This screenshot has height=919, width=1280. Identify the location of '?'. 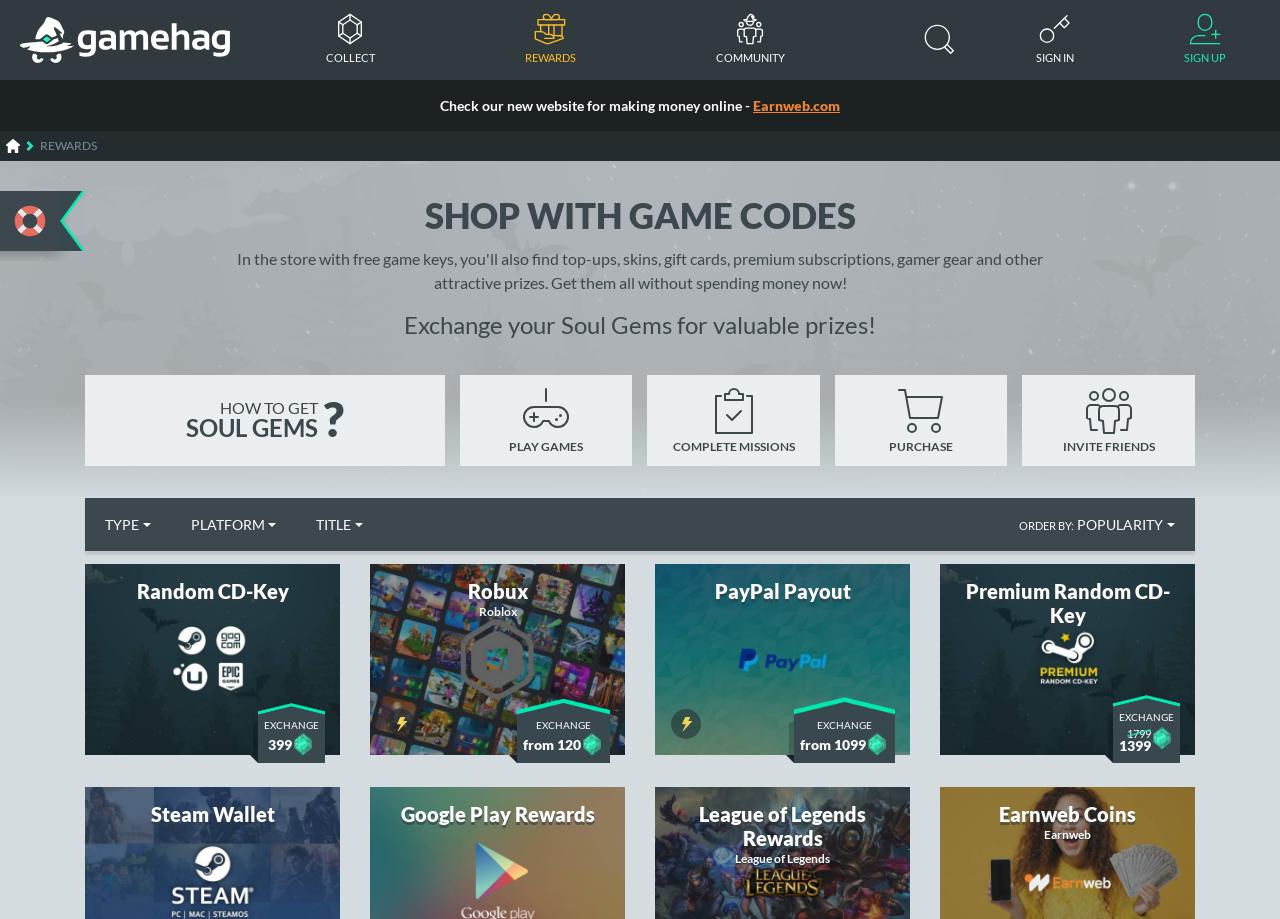
(332, 418).